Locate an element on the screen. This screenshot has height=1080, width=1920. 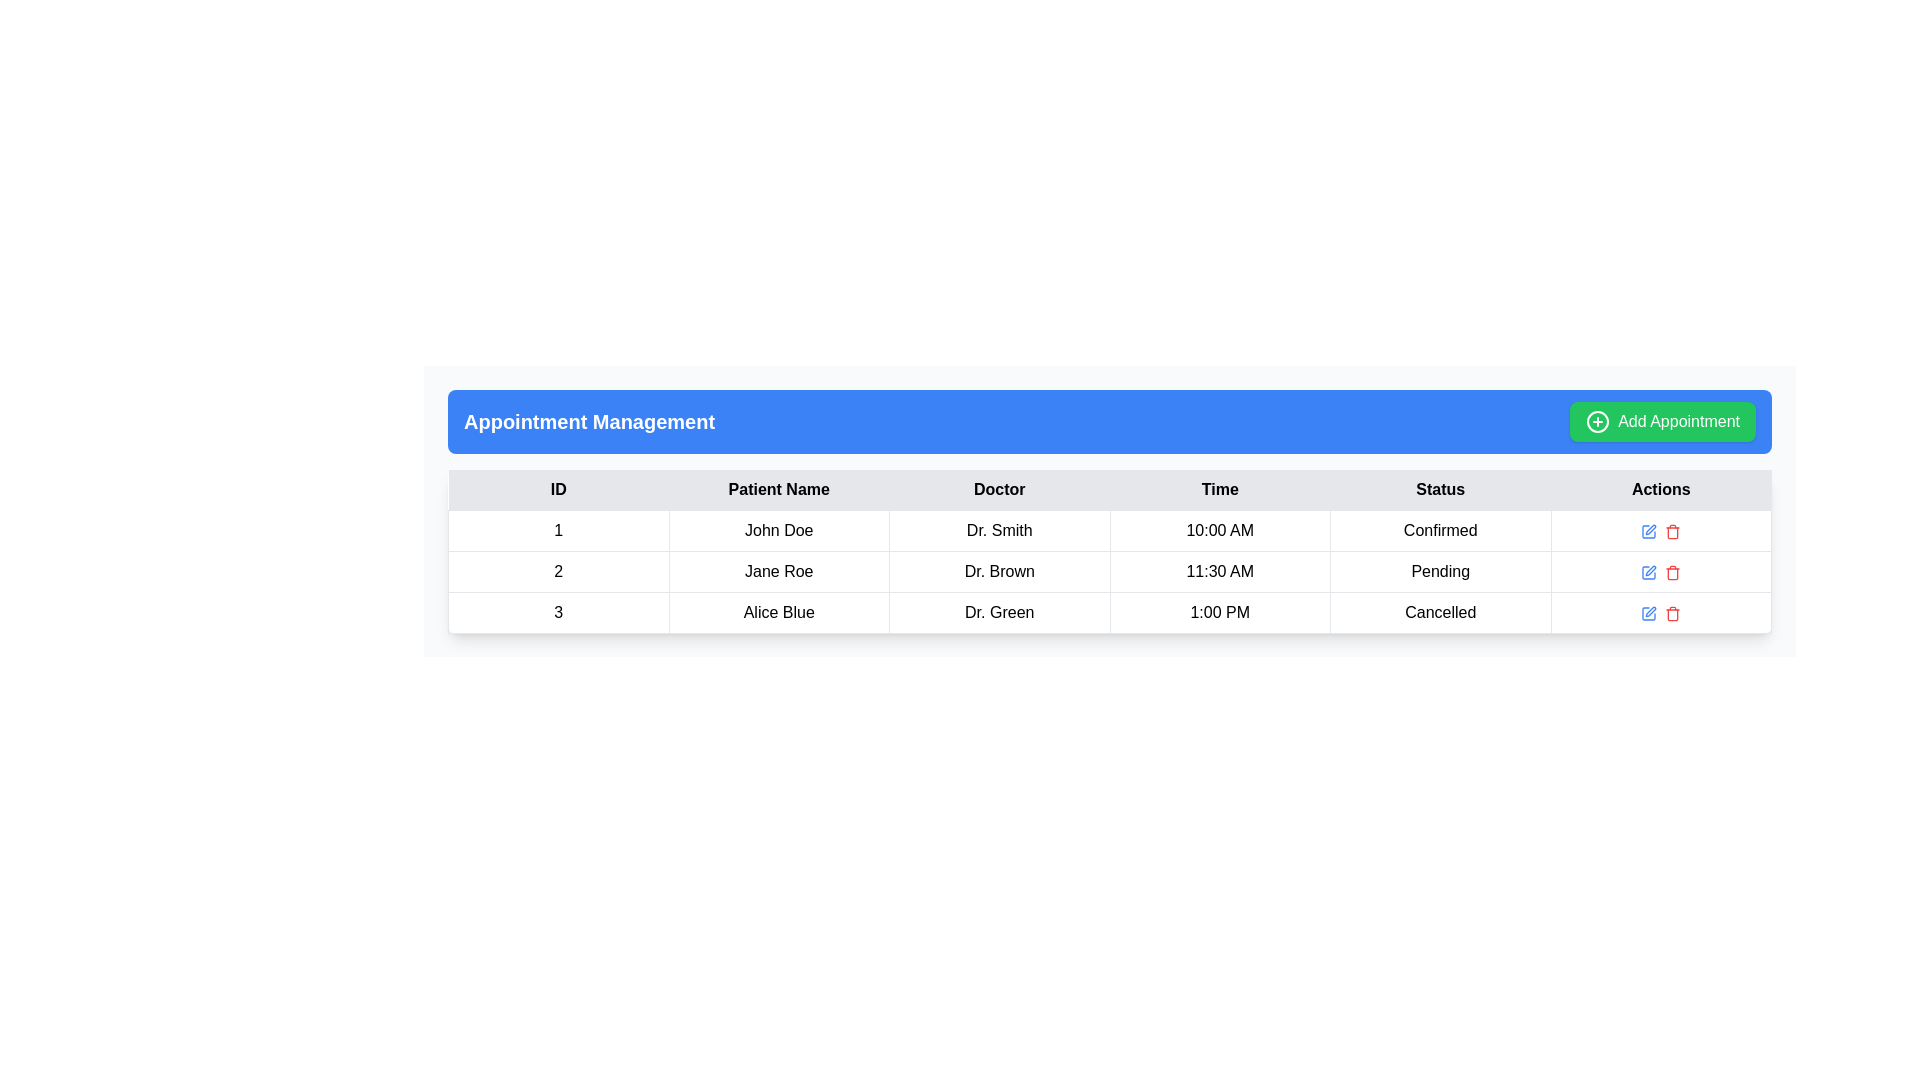
the text label displaying 'Appointment Management' which is styled with a bold font and positioned in the header section of the page is located at coordinates (588, 420).